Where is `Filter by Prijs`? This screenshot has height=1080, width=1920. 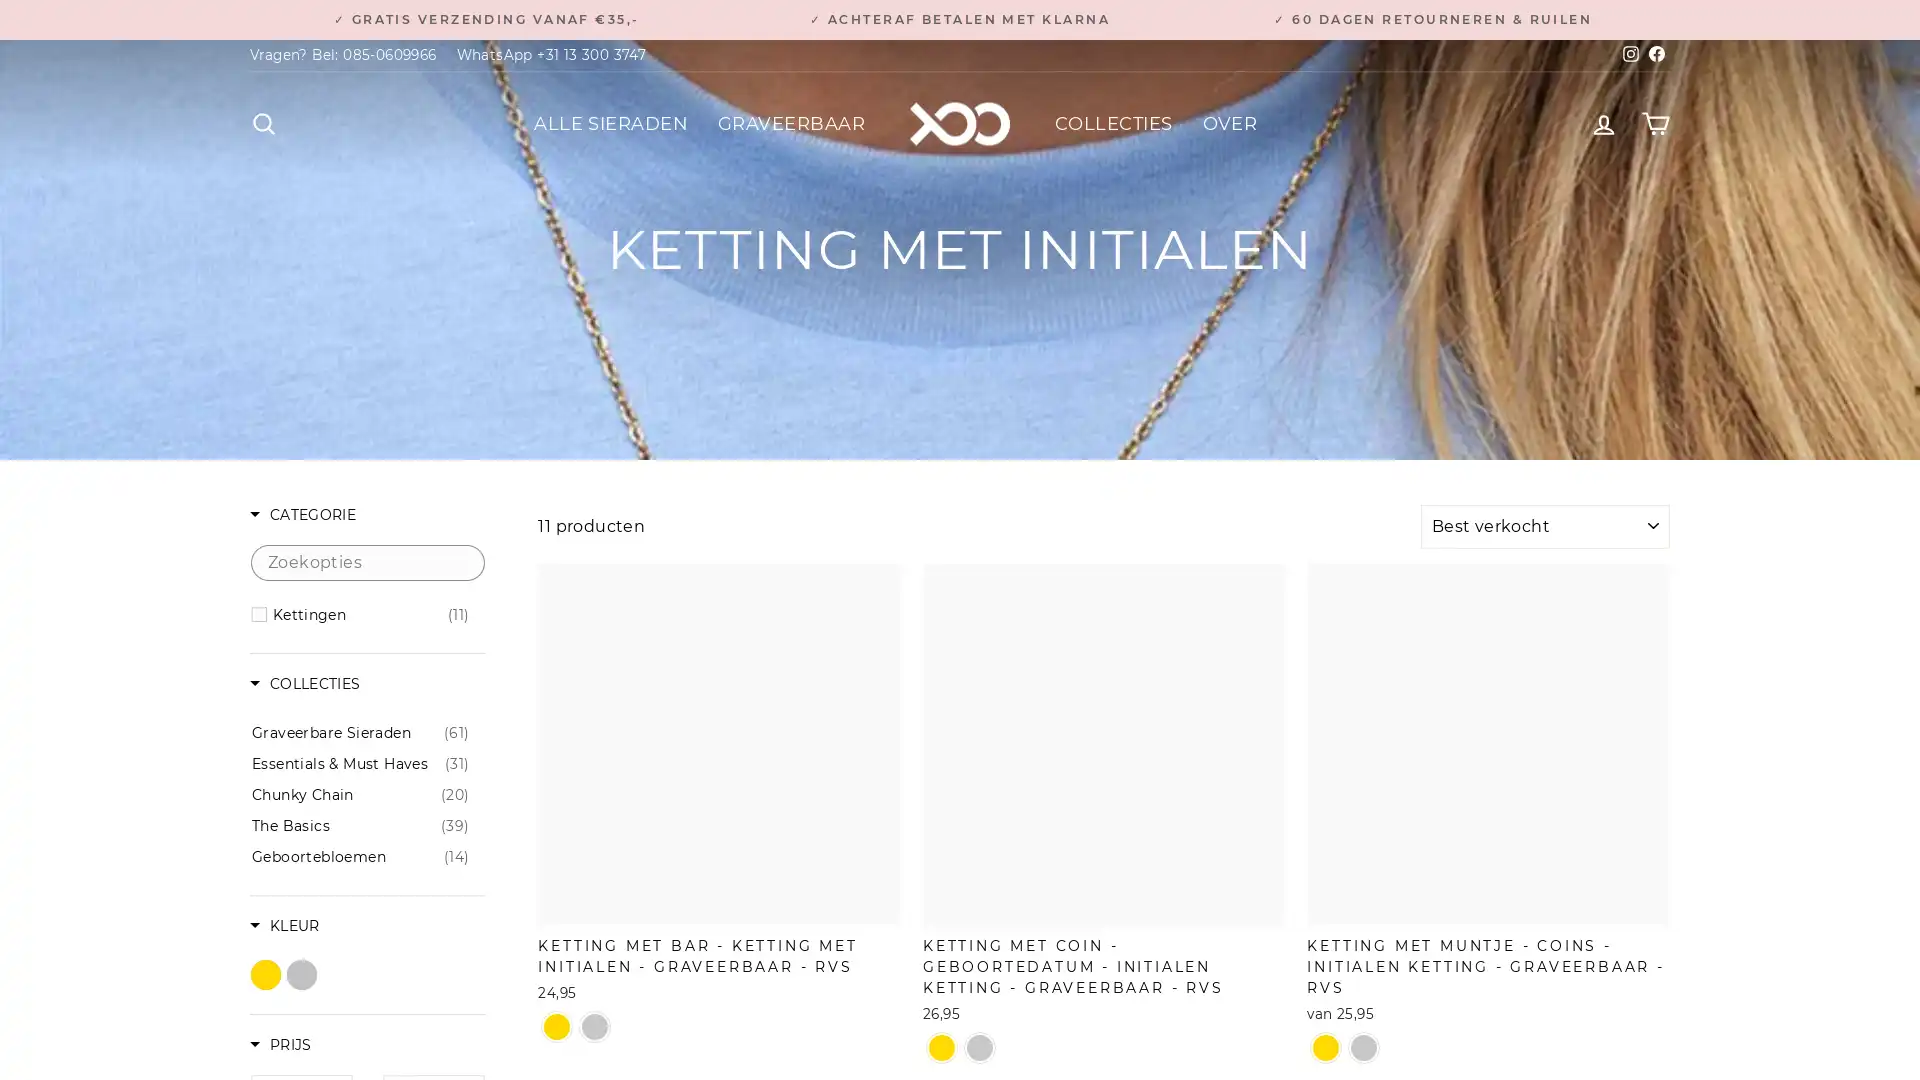
Filter by Prijs is located at coordinates (279, 1045).